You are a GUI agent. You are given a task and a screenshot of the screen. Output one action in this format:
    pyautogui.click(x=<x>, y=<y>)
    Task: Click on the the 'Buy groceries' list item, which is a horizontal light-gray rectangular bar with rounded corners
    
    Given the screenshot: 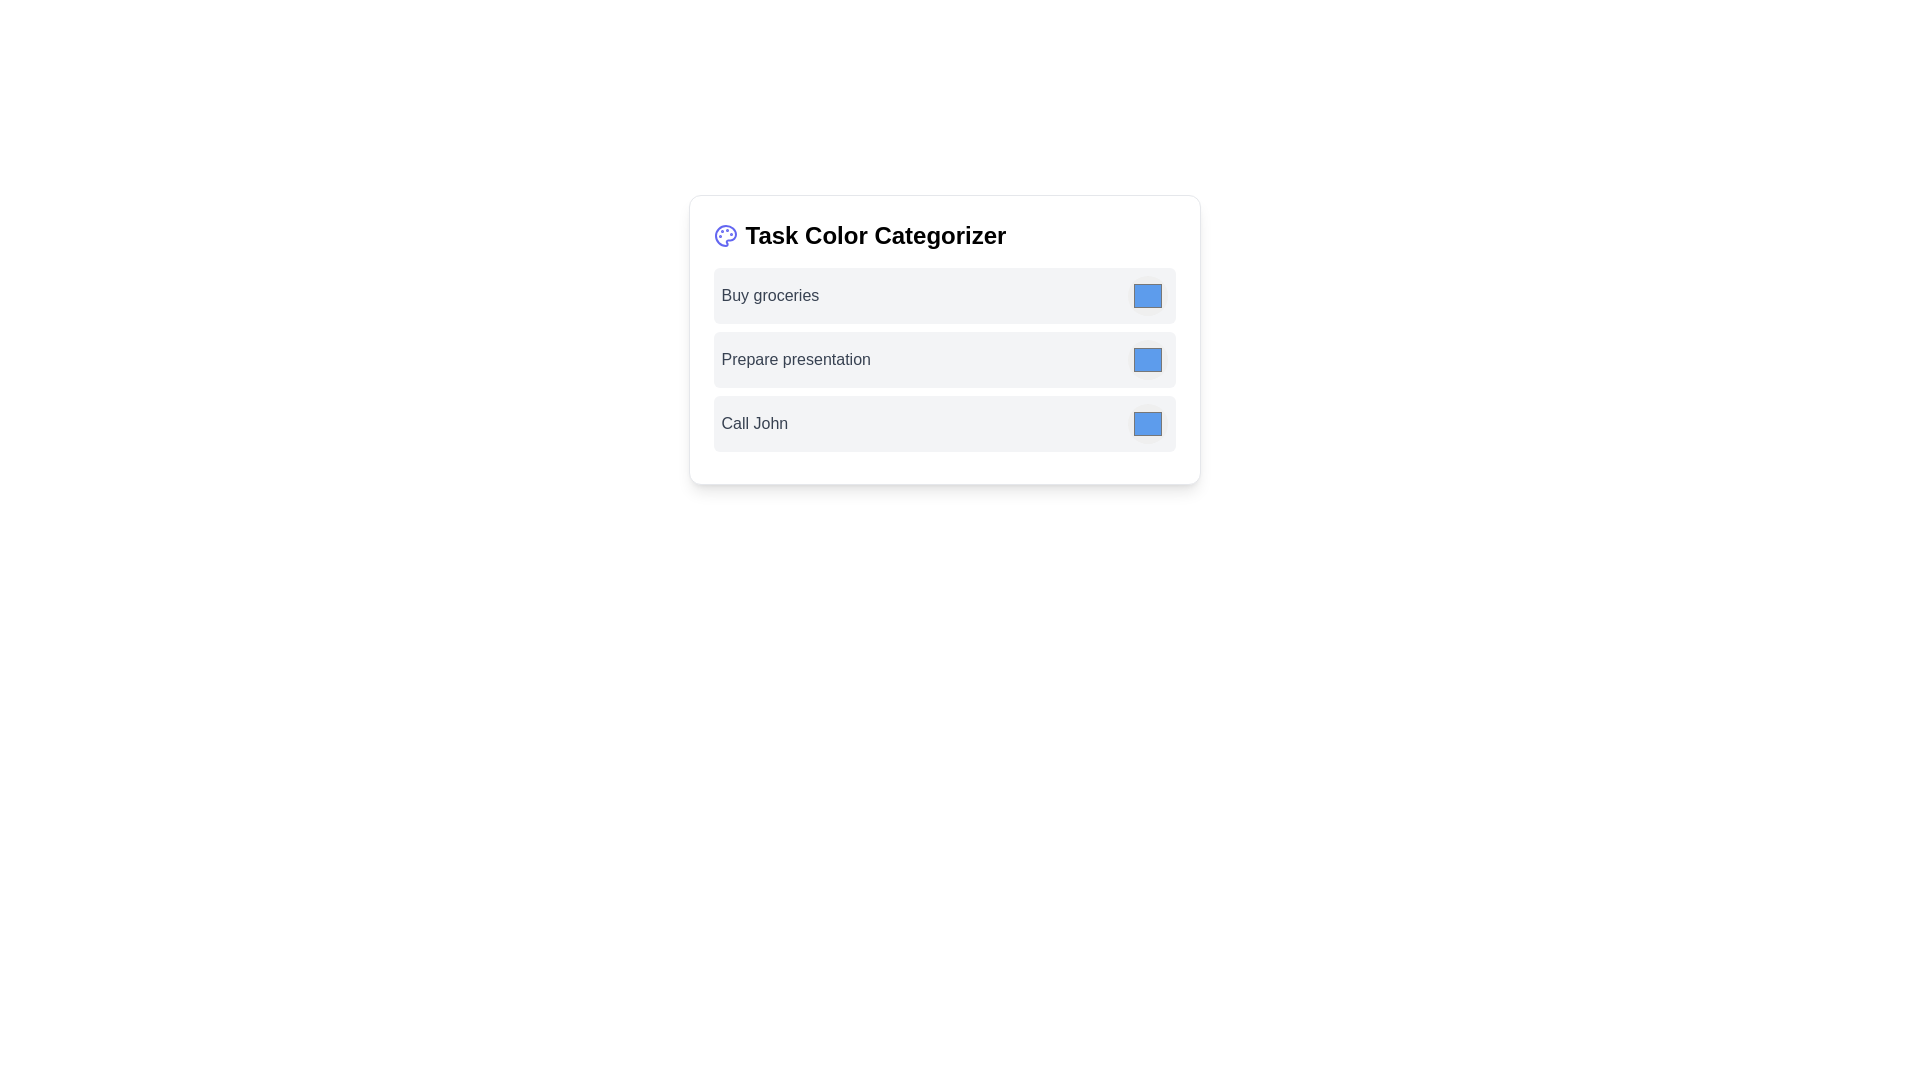 What is the action you would take?
    pyautogui.click(x=943, y=296)
    